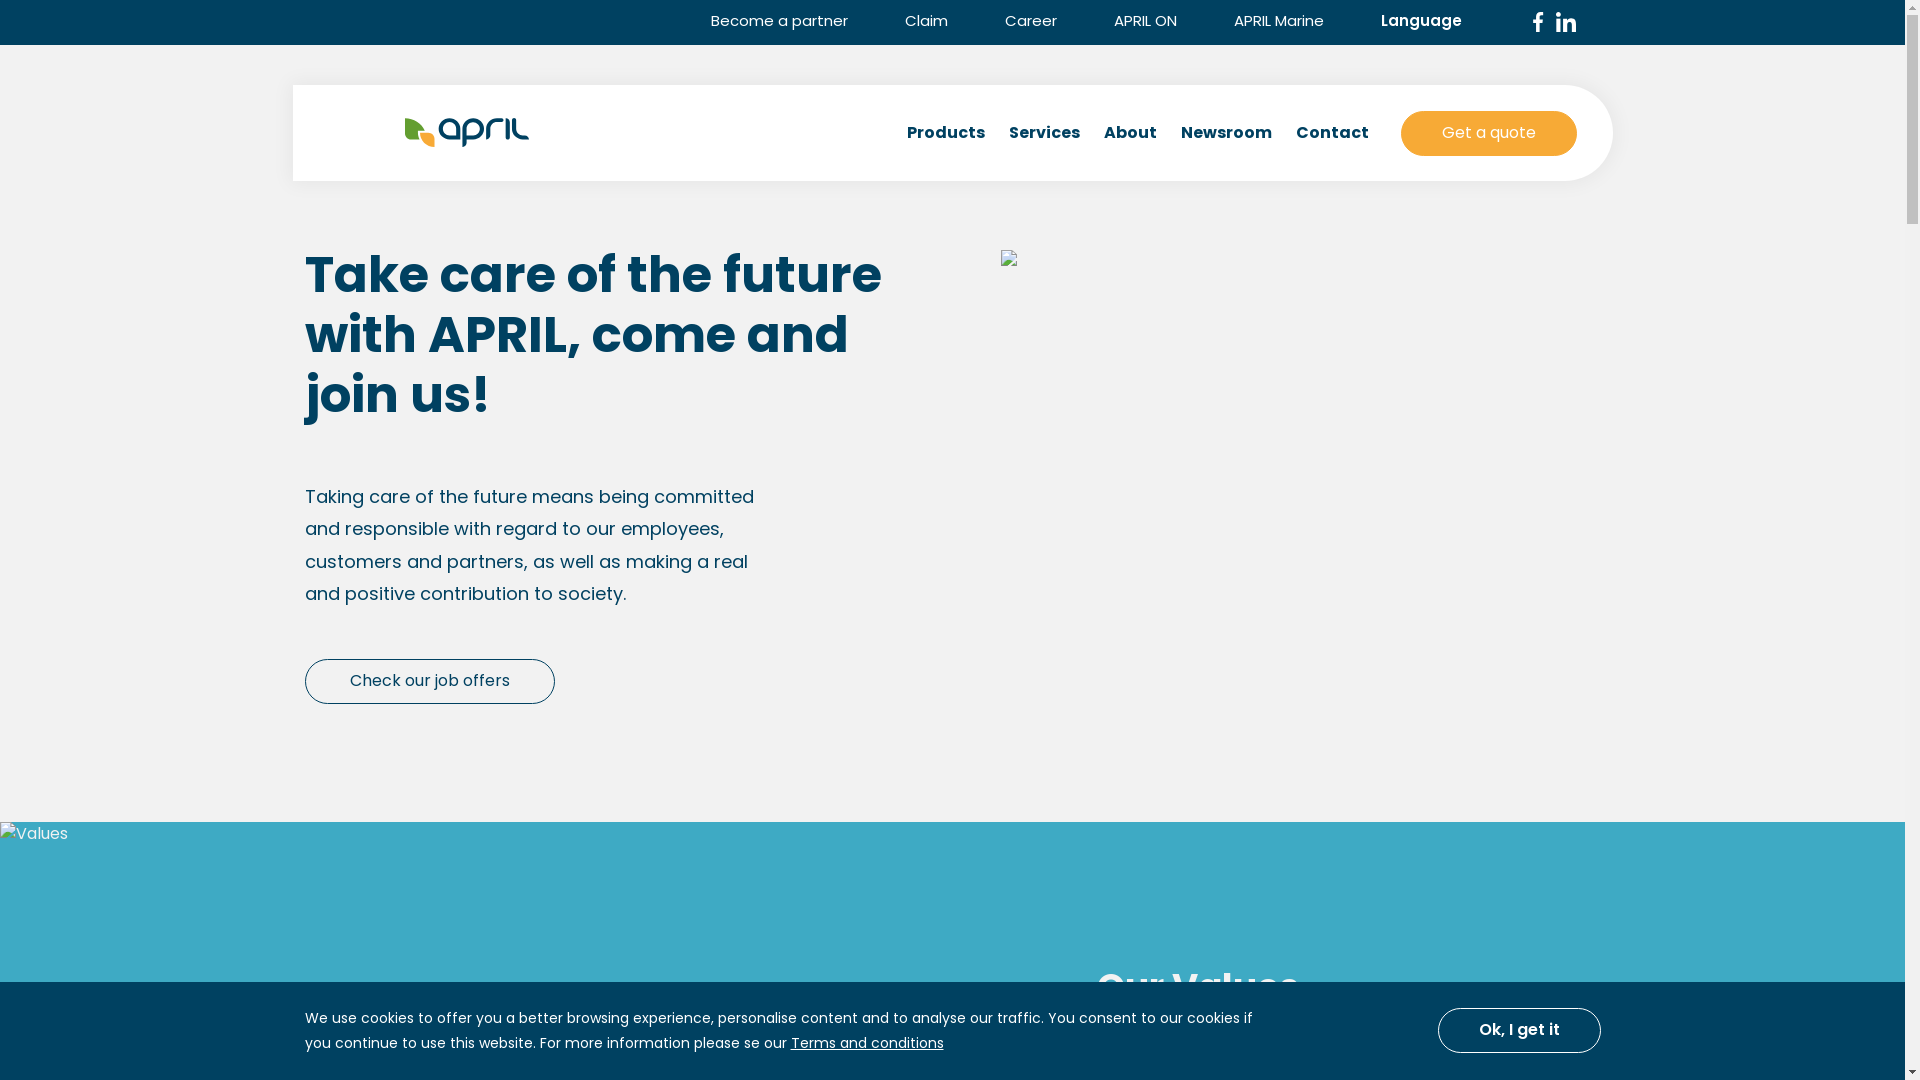  What do you see at coordinates (1432, 20) in the screenshot?
I see `'Language'` at bounding box center [1432, 20].